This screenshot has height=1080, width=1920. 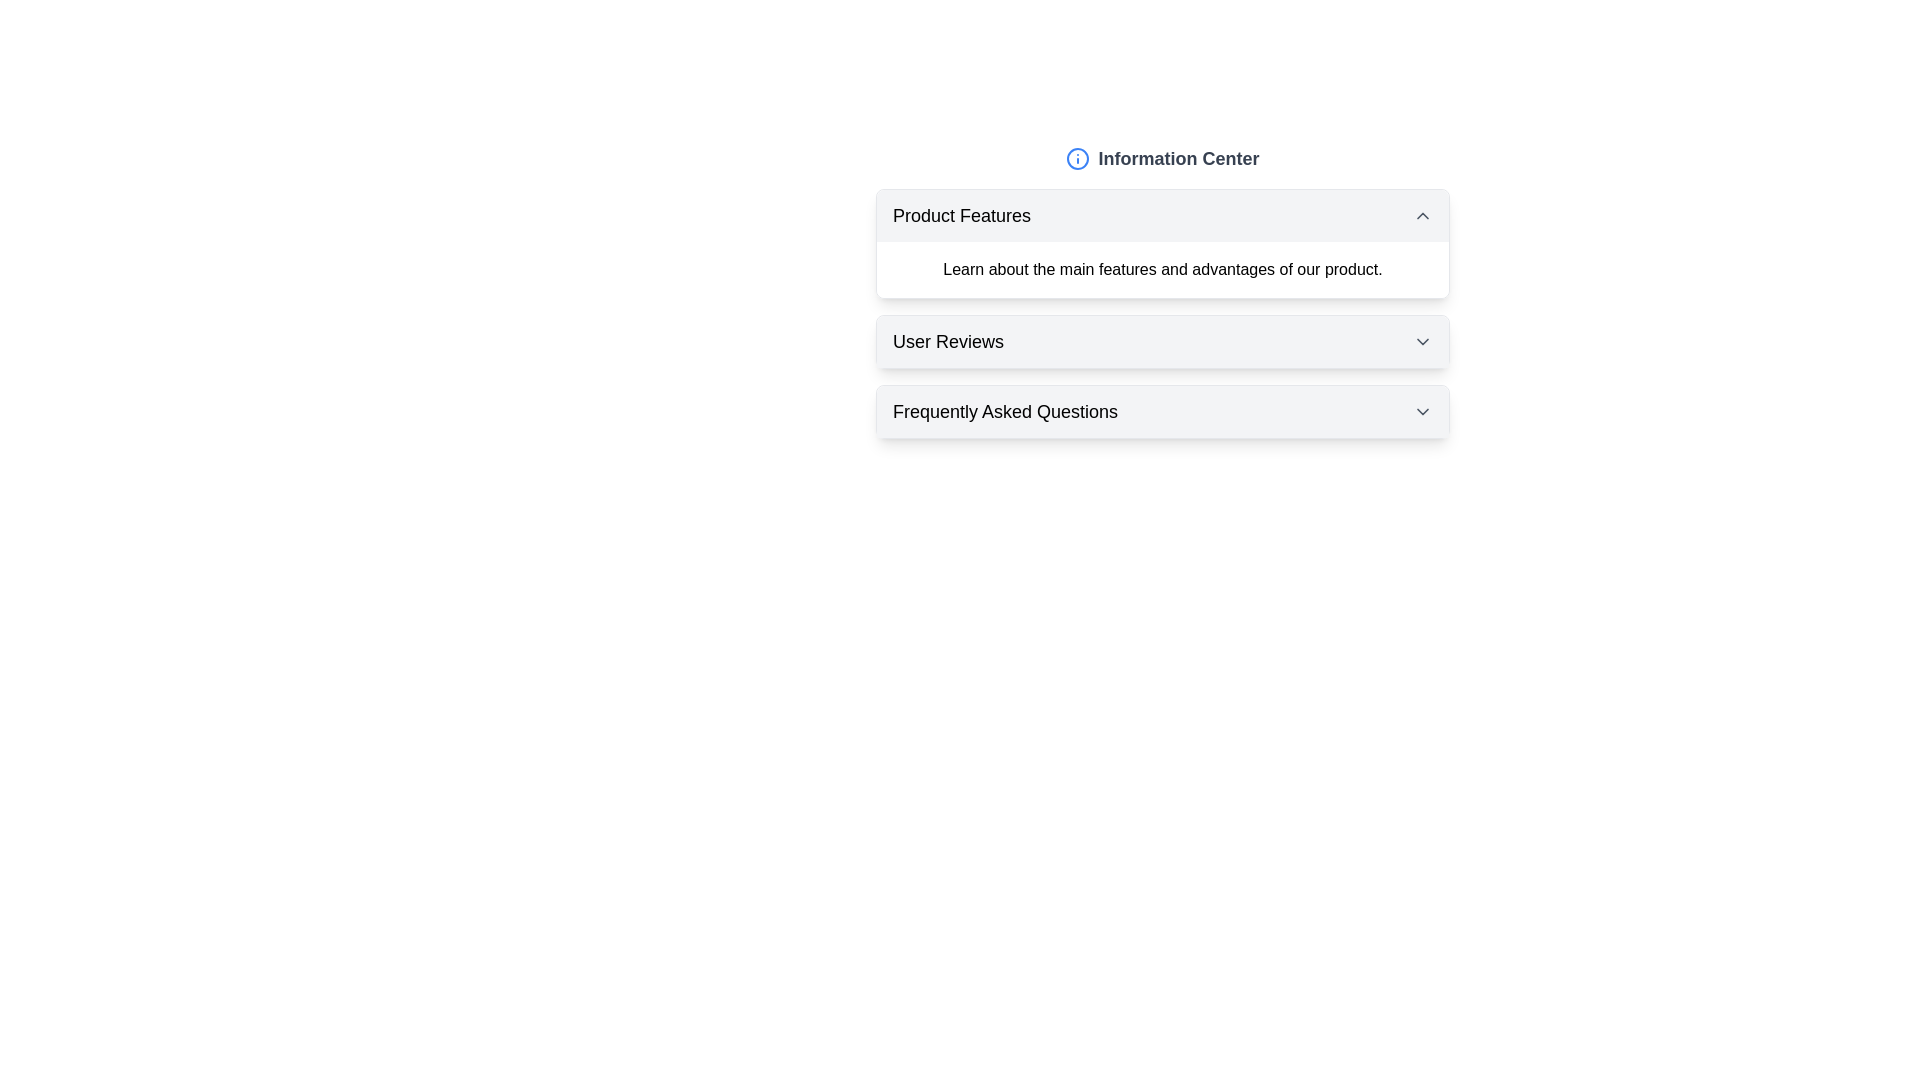 What do you see at coordinates (1162, 341) in the screenshot?
I see `the 'User Reviews' Collapsible Header by moving the cursor to its center point to navigate through the interface` at bounding box center [1162, 341].